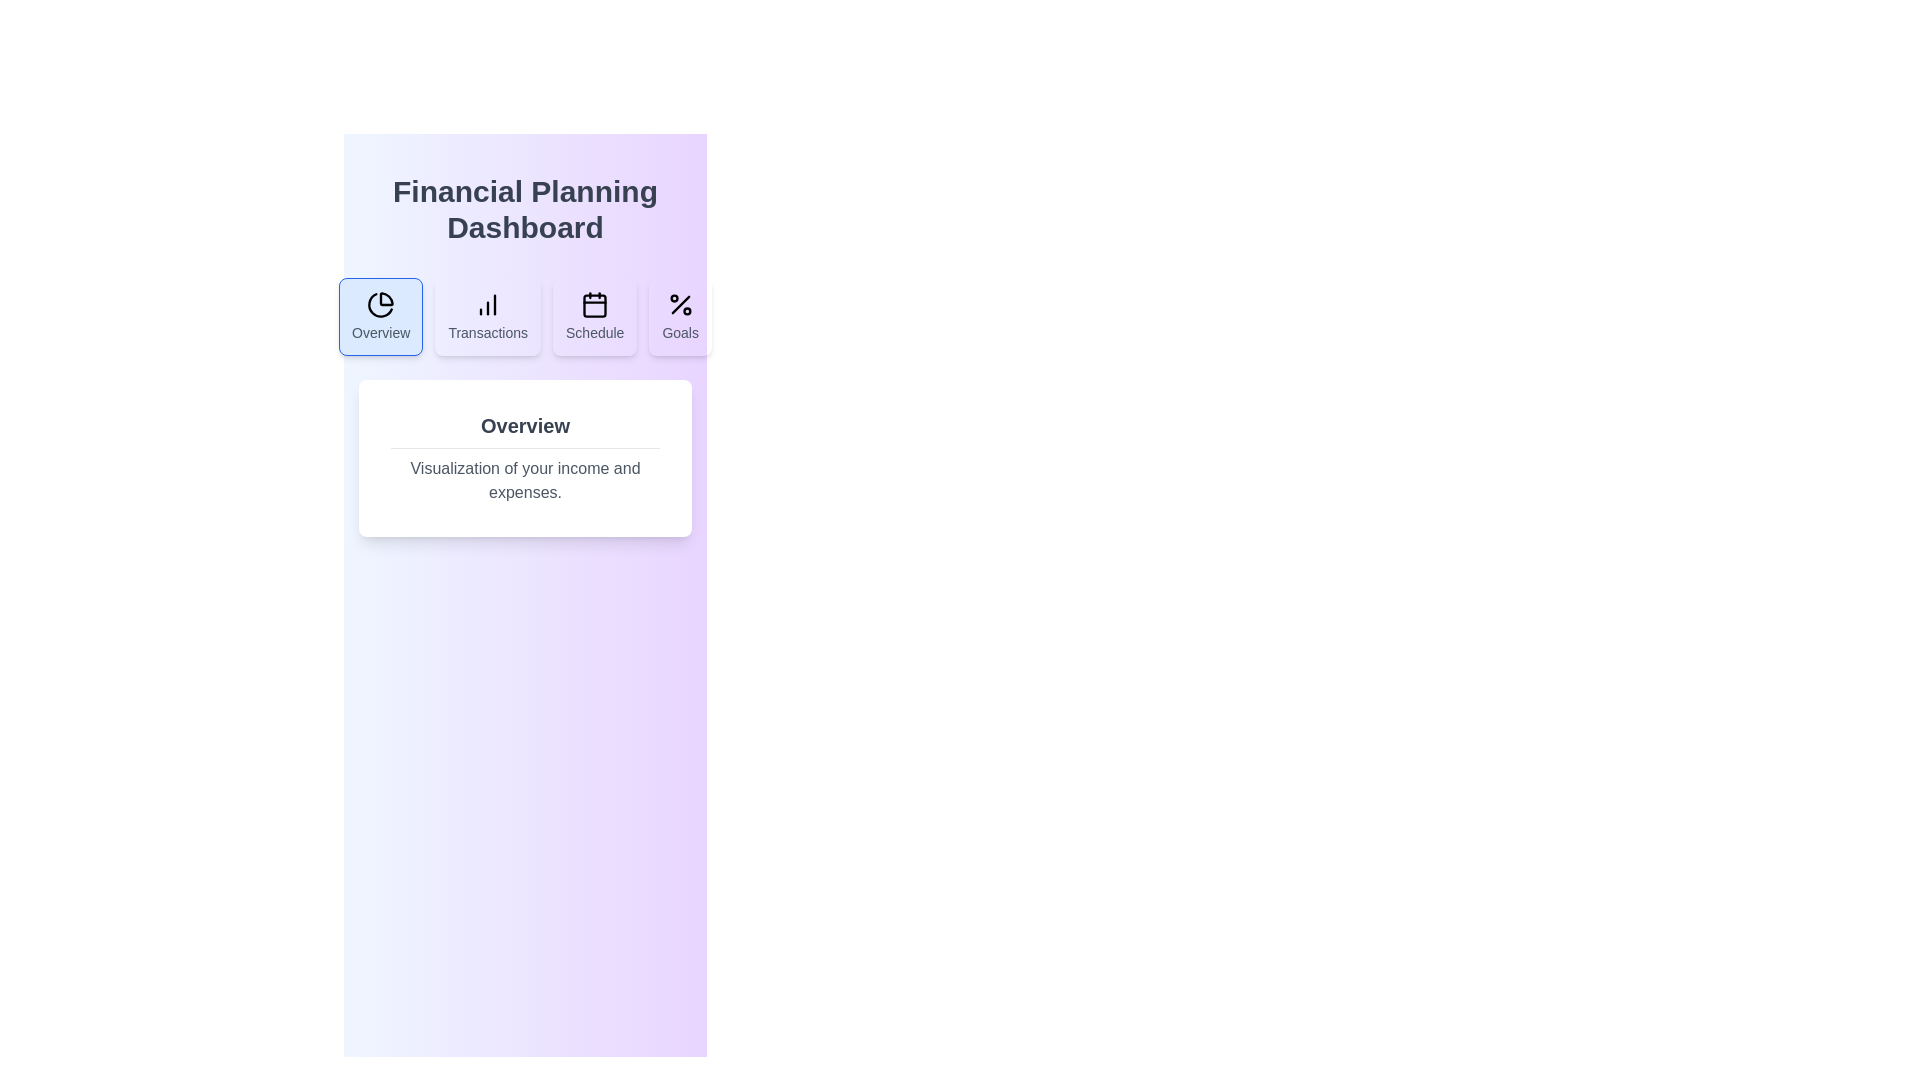  What do you see at coordinates (594, 304) in the screenshot?
I see `the calendar icon, which is the third leftmost in a horizontal list of options, located above the 'Schedule' text` at bounding box center [594, 304].